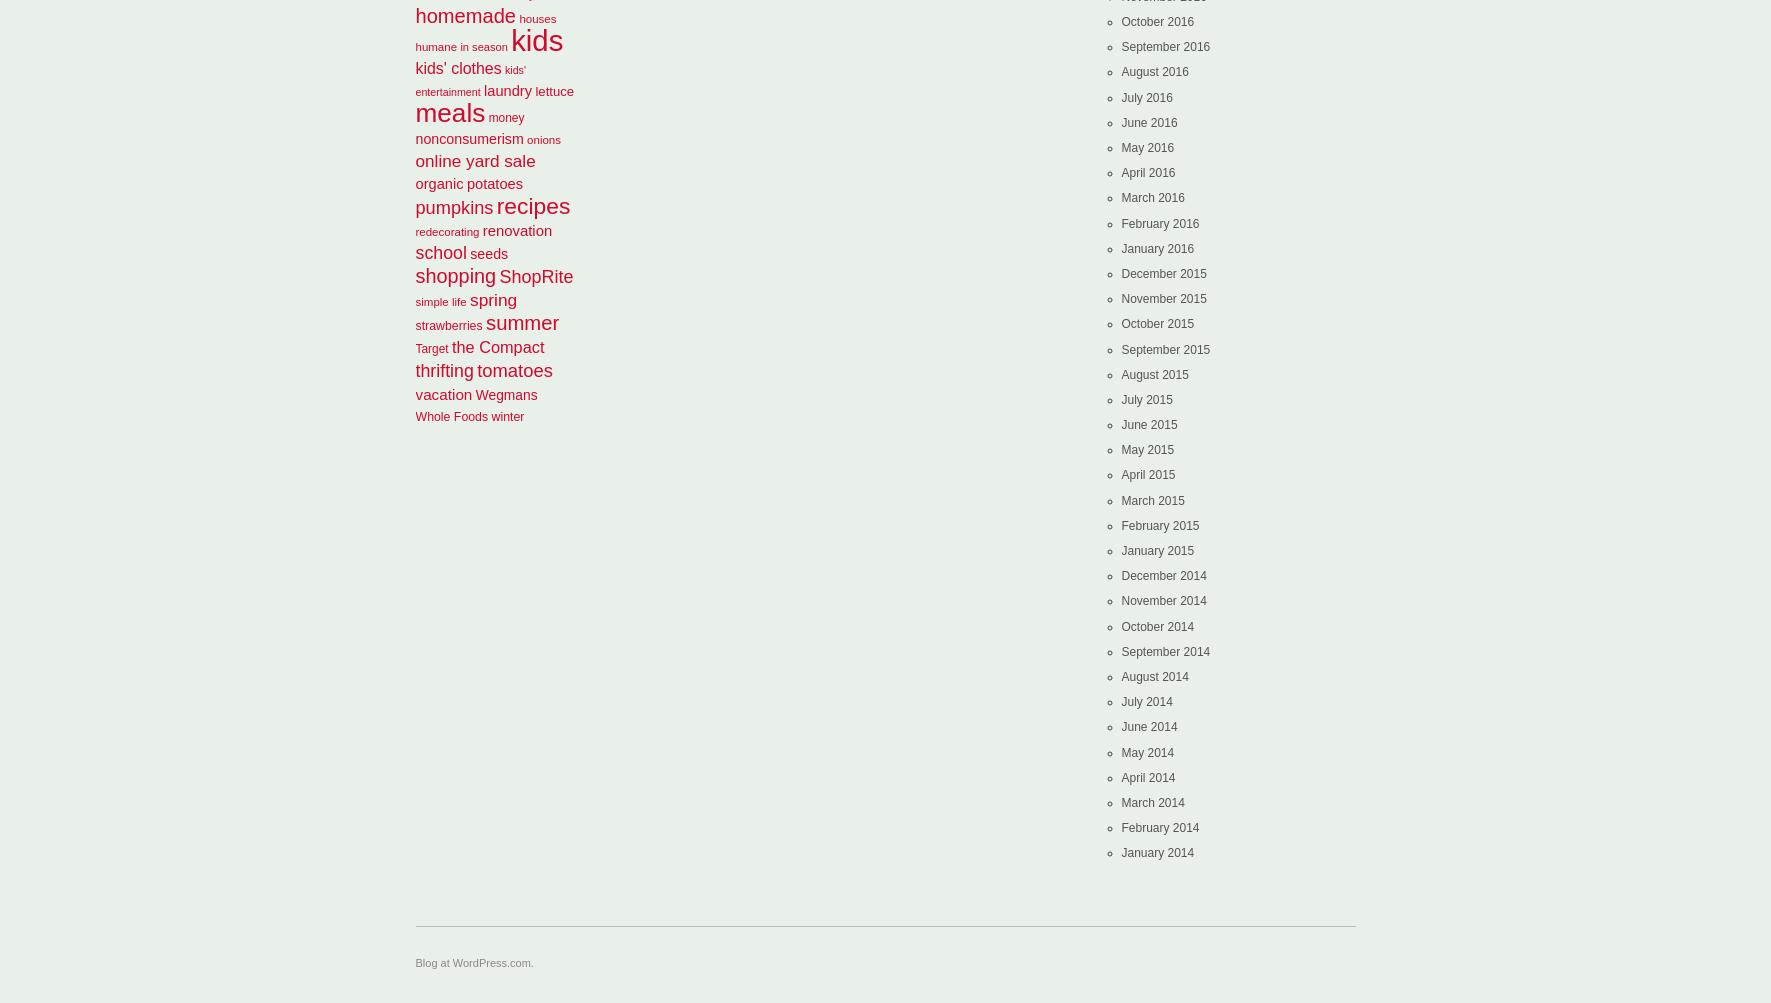 Image resolution: width=1771 pixels, height=1003 pixels. Describe the element at coordinates (1154, 72) in the screenshot. I see `'August 2016'` at that location.